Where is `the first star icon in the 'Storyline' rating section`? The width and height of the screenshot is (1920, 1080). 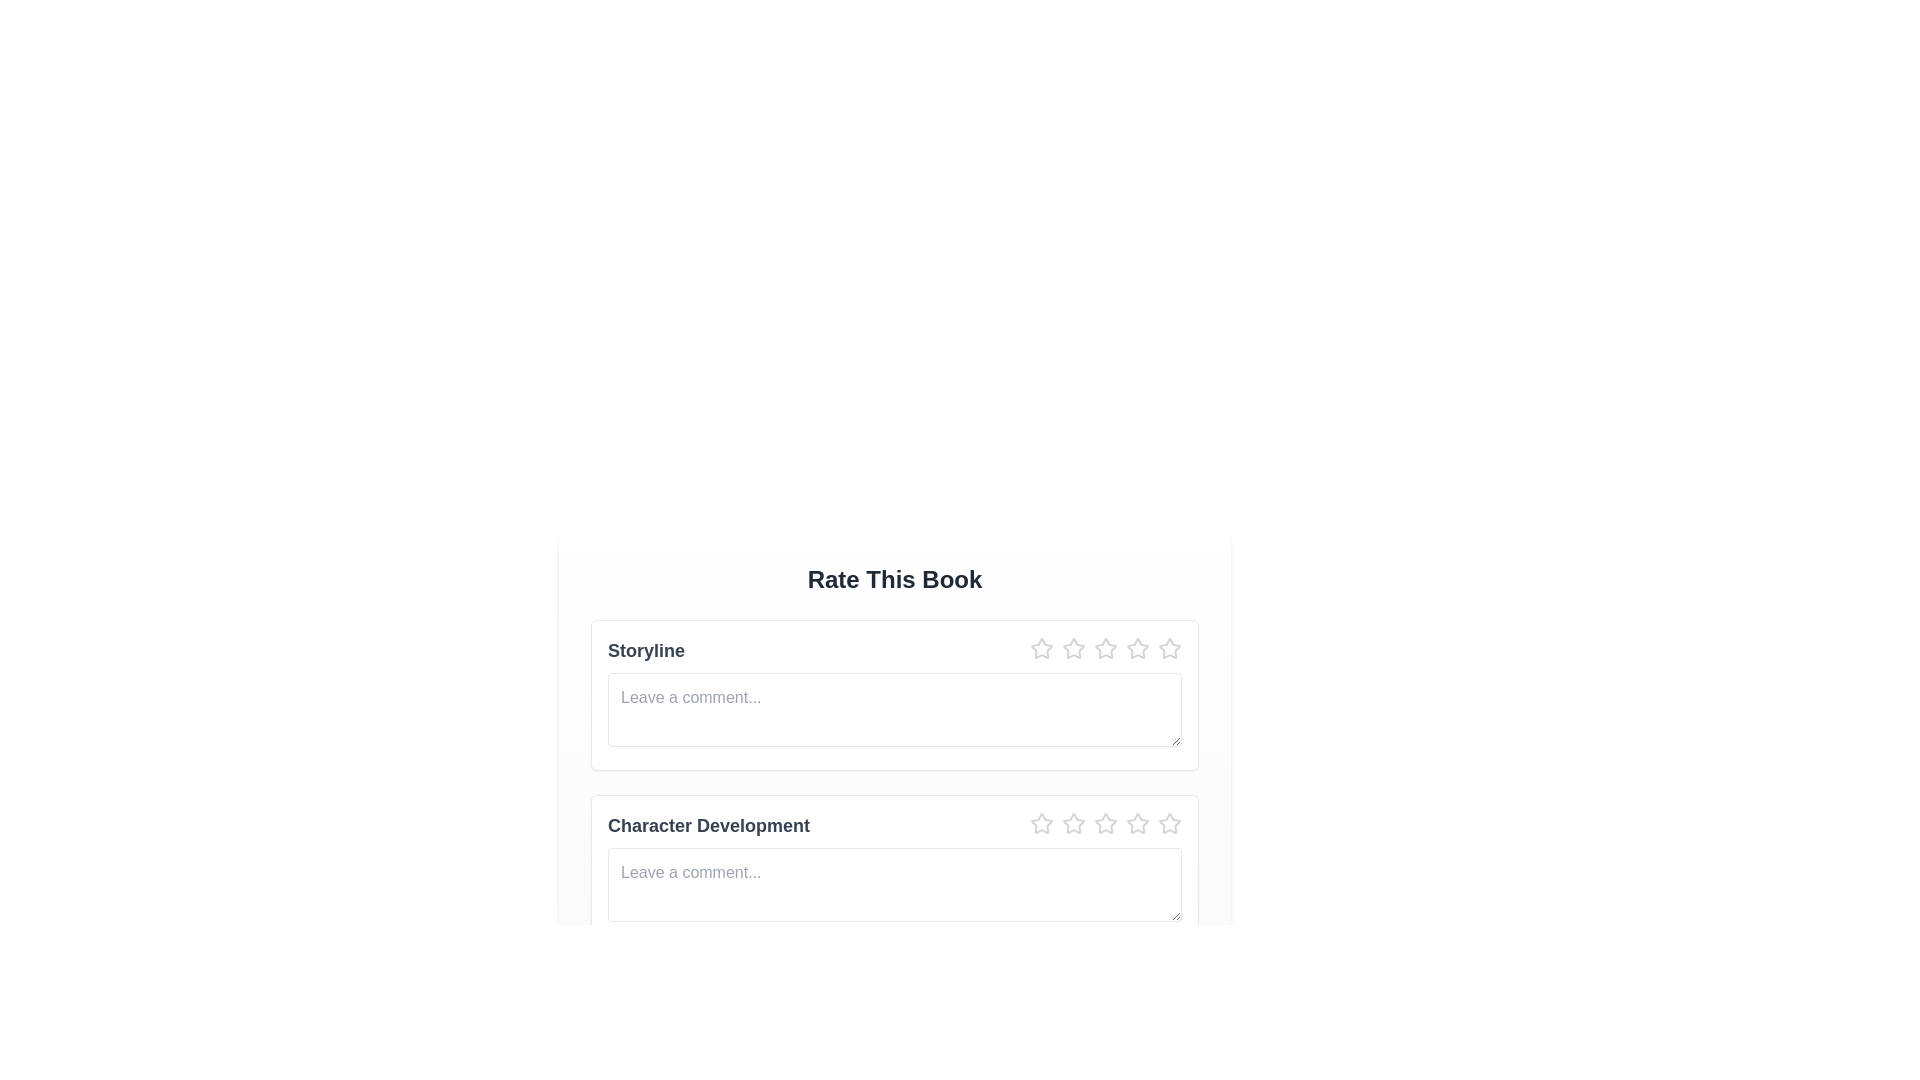
the first star icon in the 'Storyline' rating section is located at coordinates (1040, 648).